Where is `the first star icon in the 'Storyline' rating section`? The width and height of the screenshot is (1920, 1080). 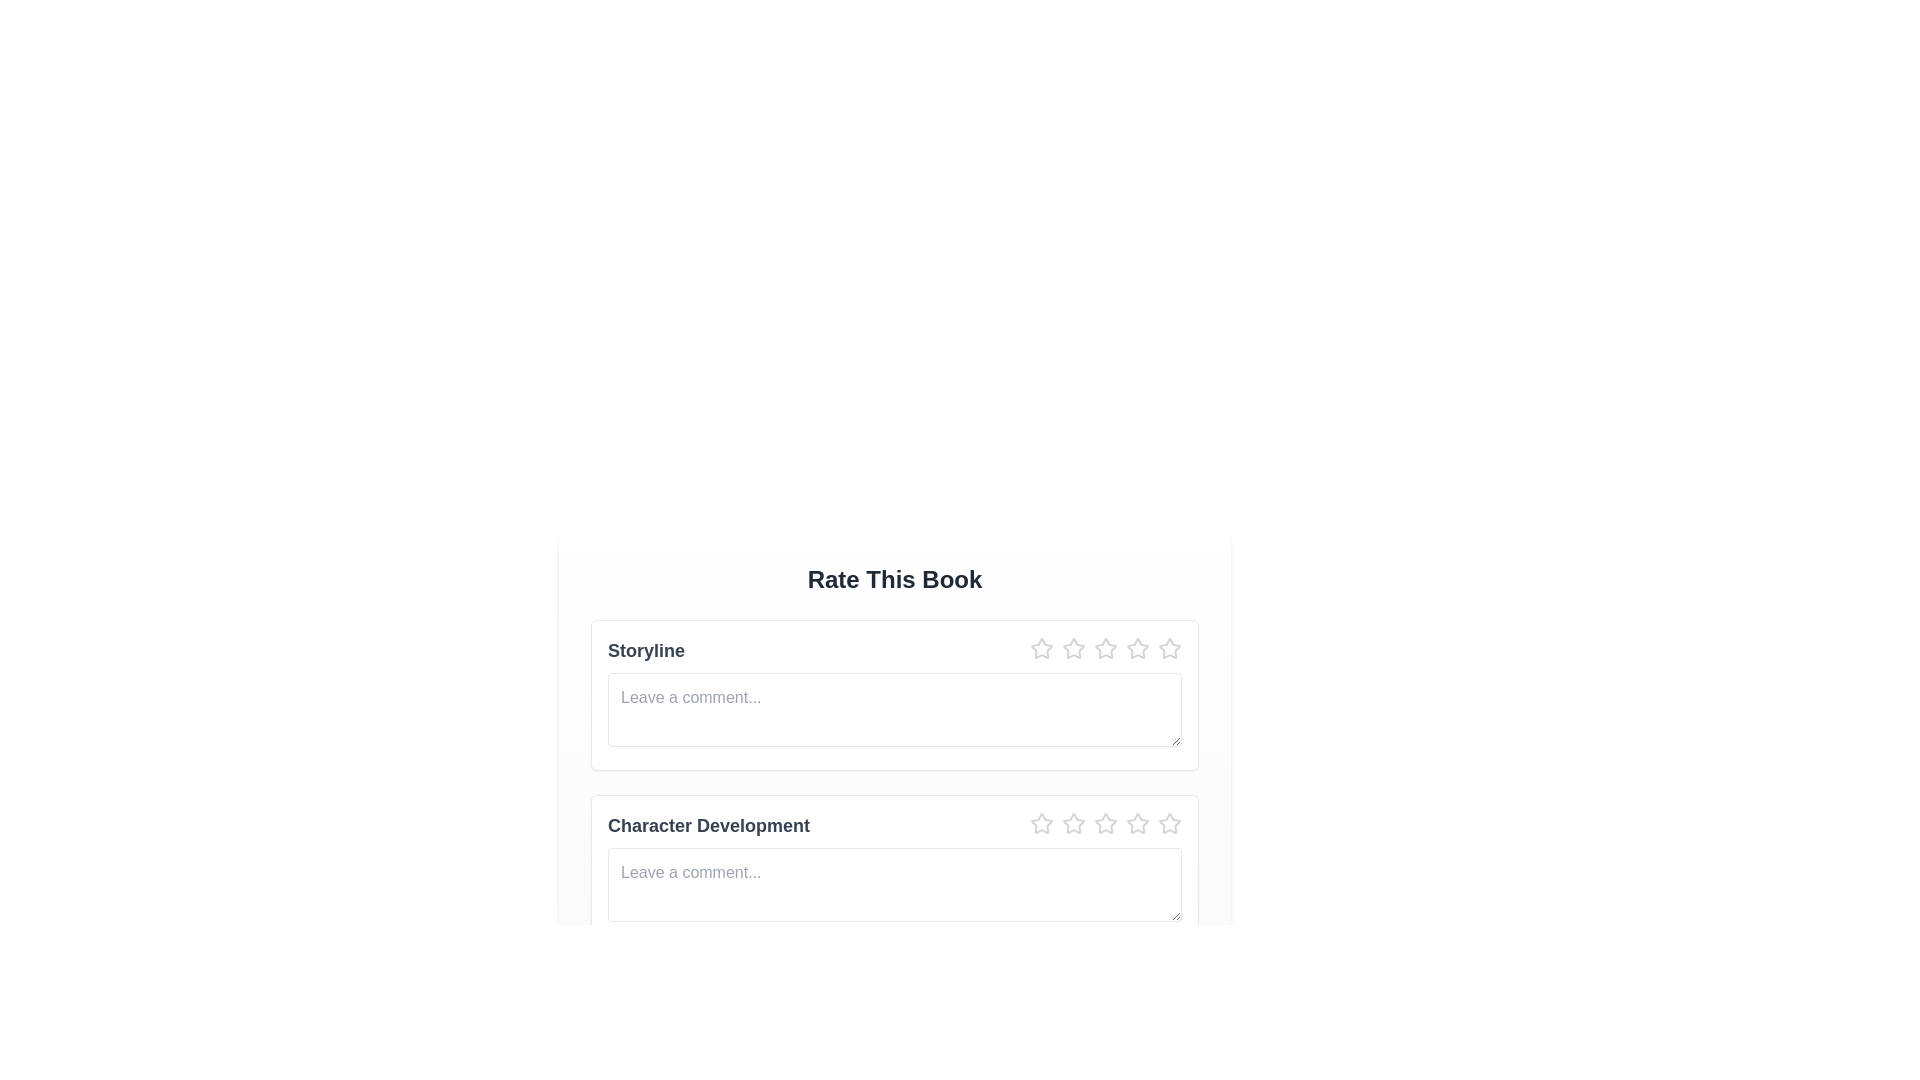
the first star icon in the 'Storyline' rating section is located at coordinates (1040, 648).